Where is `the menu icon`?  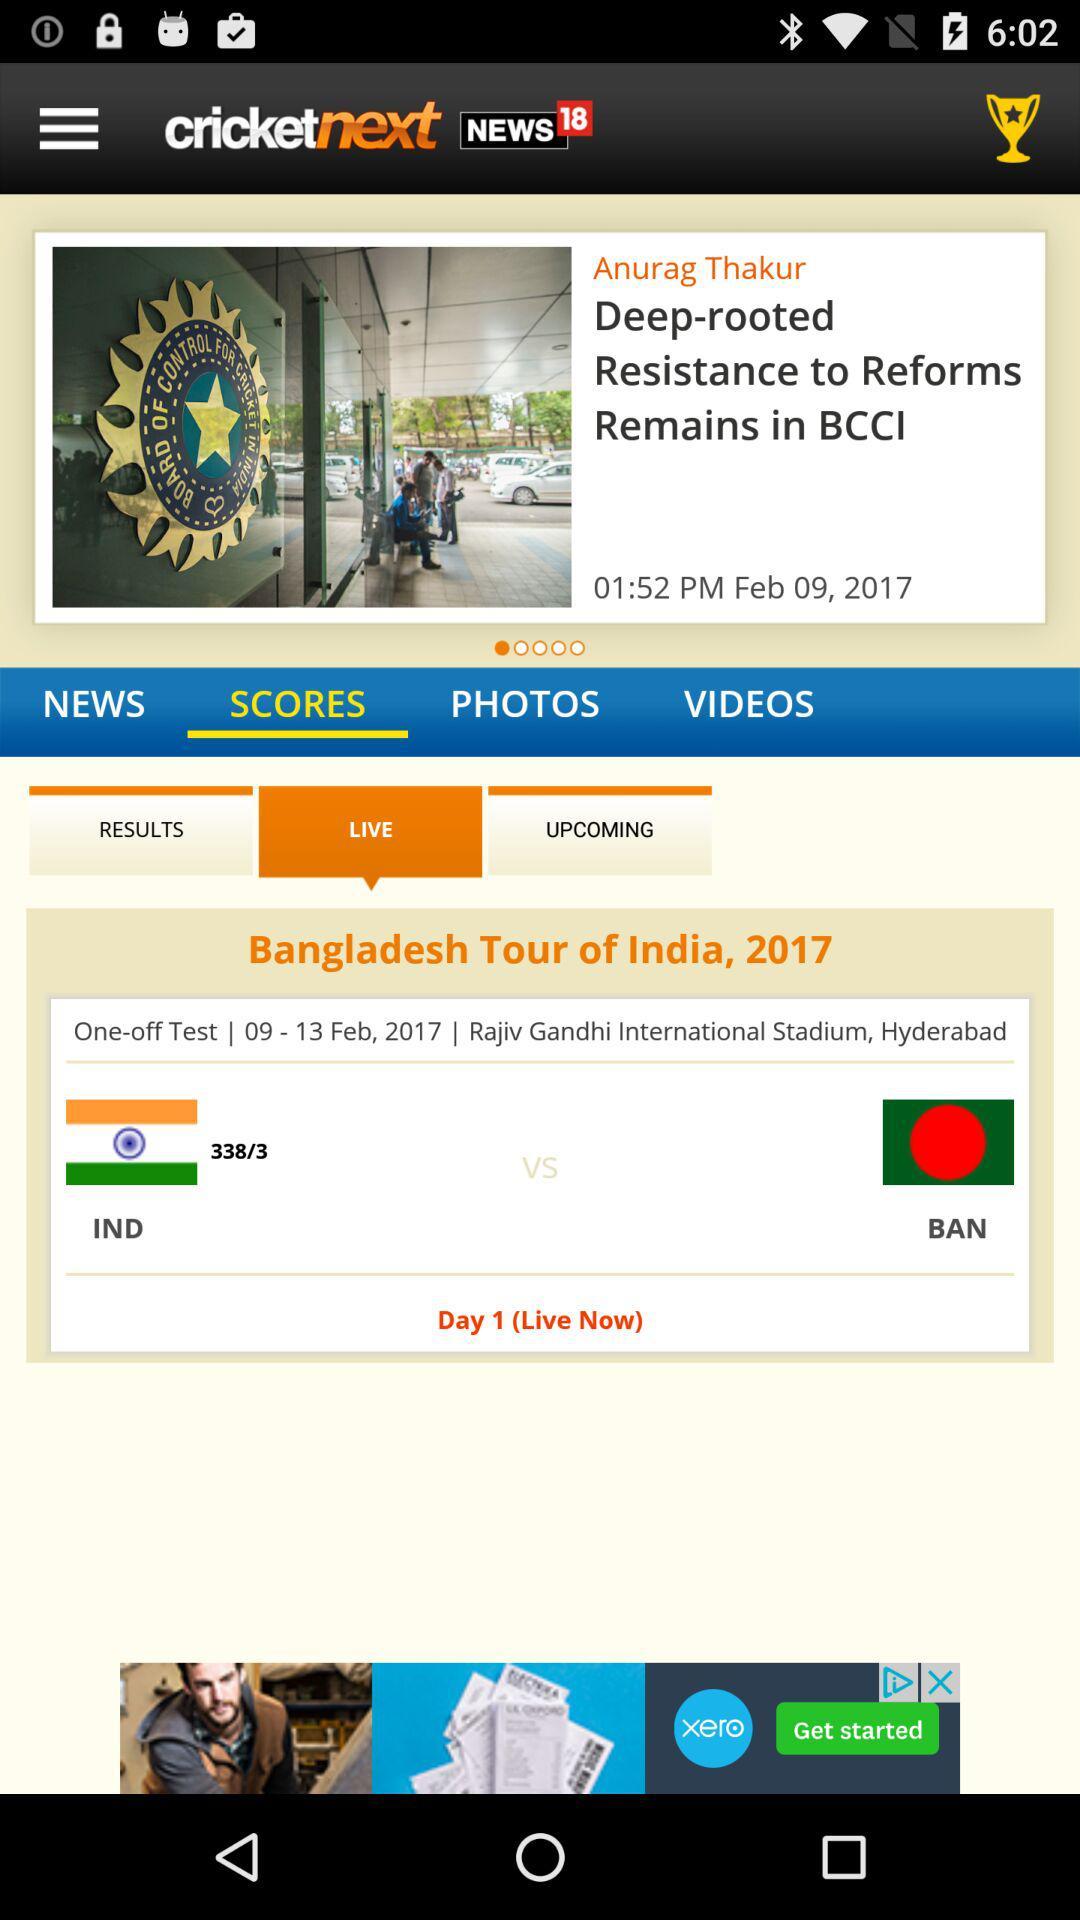
the menu icon is located at coordinates (68, 136).